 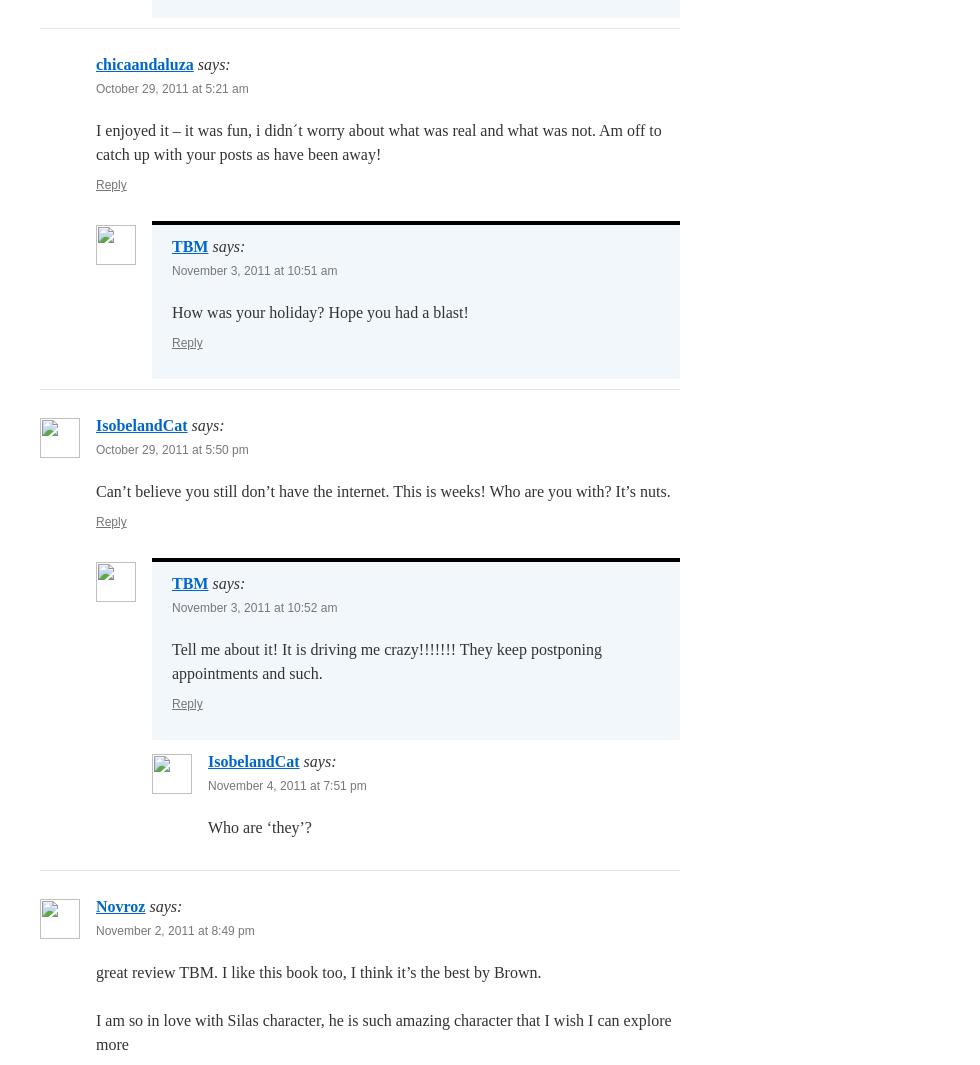 I want to click on 'November 2, 2011 at 8:49 pm', so click(x=175, y=931).